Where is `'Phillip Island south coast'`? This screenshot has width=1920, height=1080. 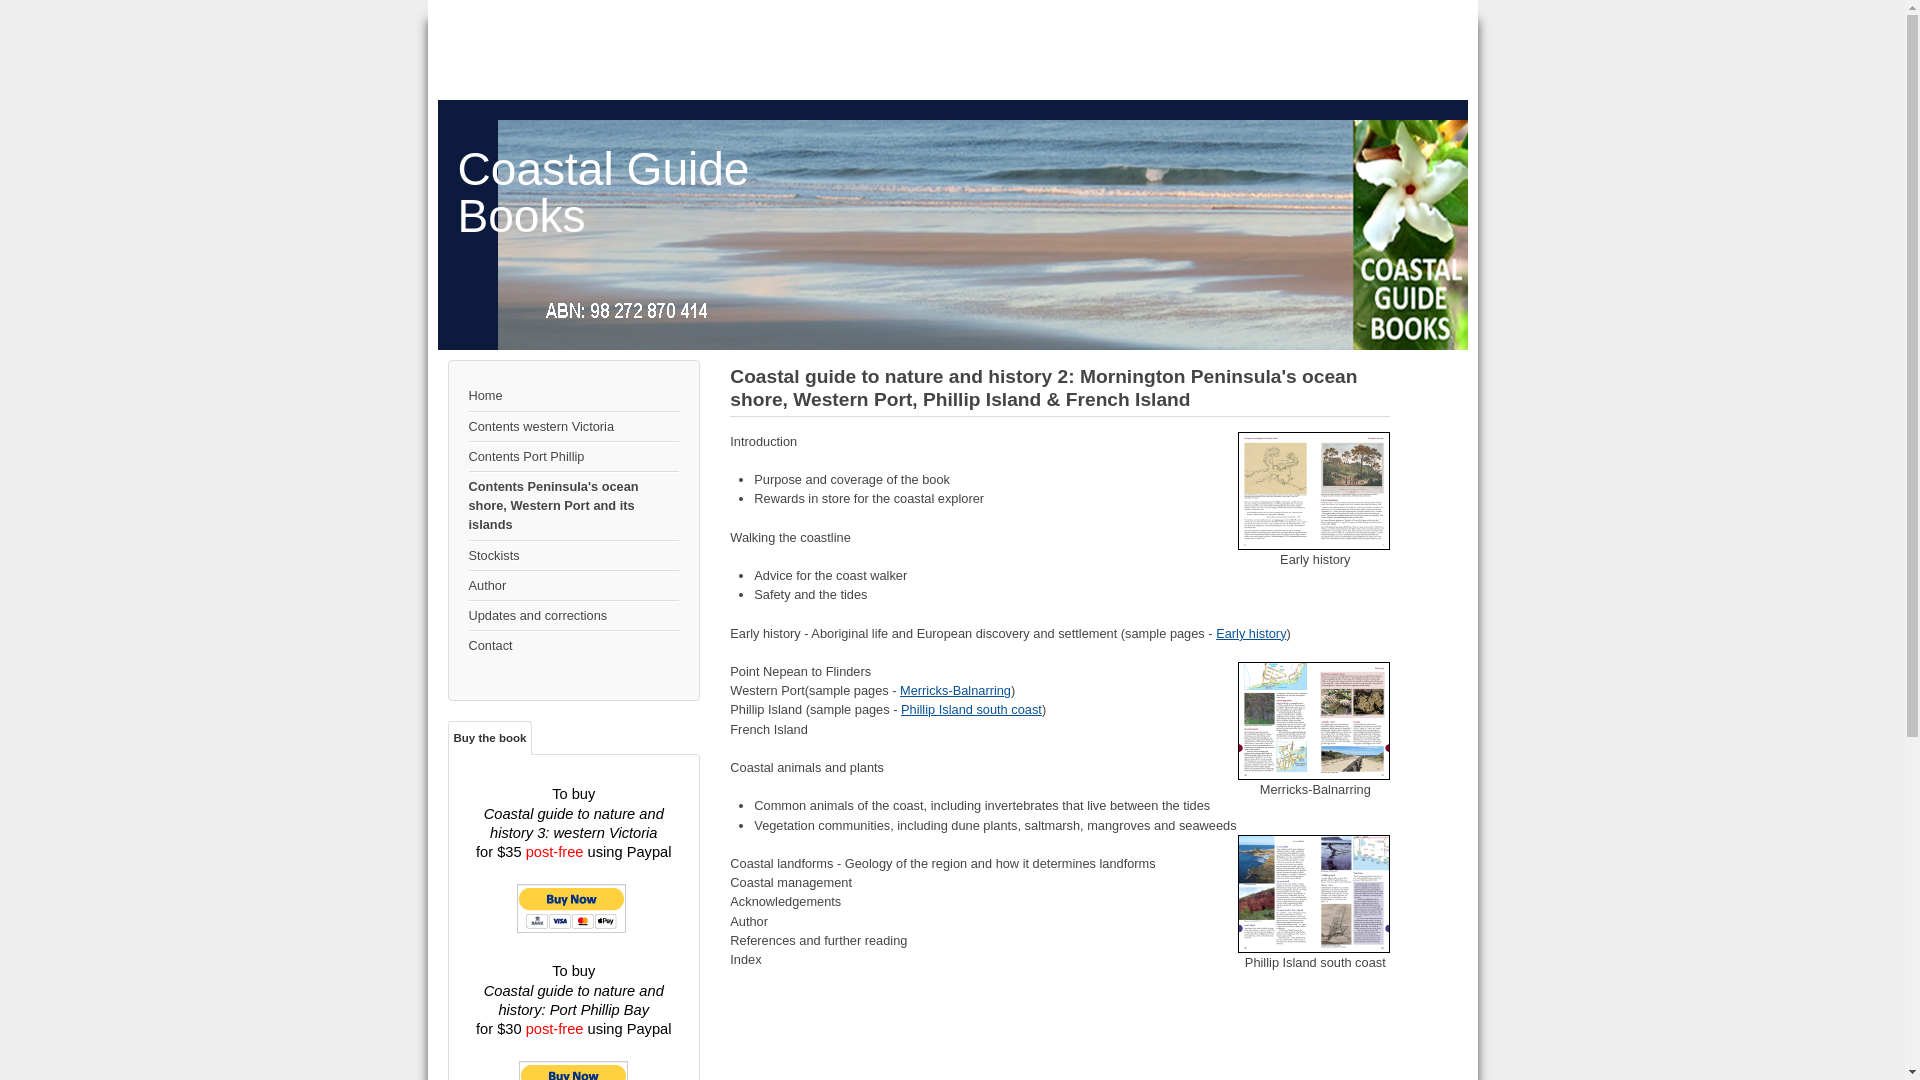
'Phillip Island south coast' is located at coordinates (971, 708).